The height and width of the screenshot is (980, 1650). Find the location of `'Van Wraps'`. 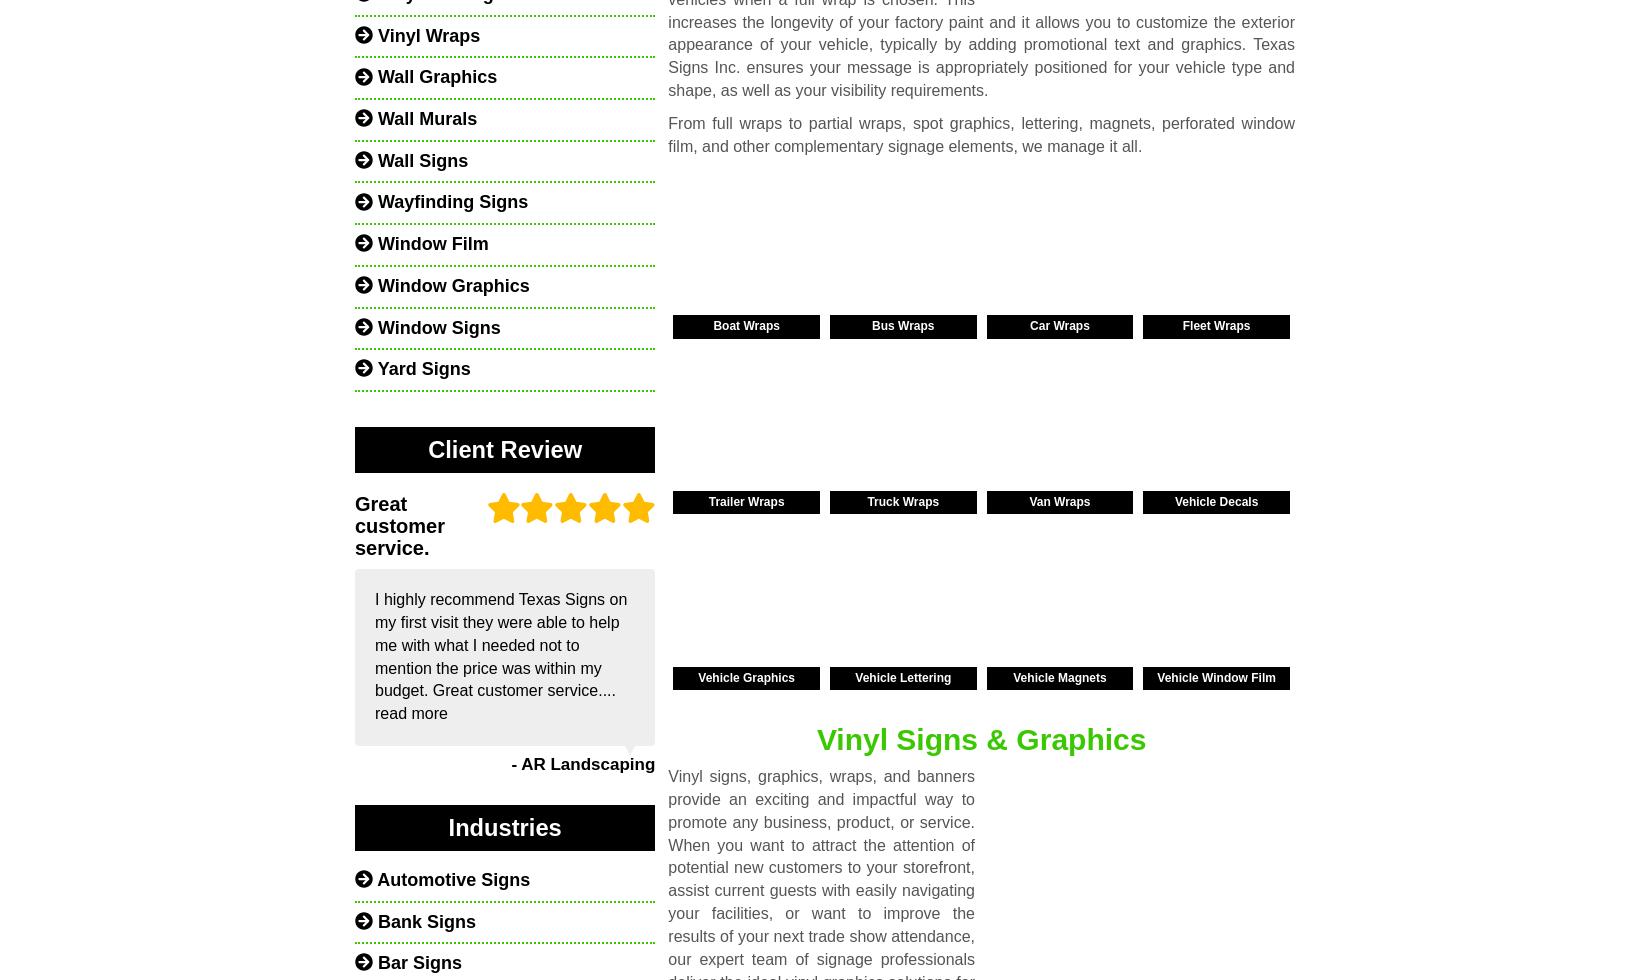

'Van Wraps' is located at coordinates (1028, 501).